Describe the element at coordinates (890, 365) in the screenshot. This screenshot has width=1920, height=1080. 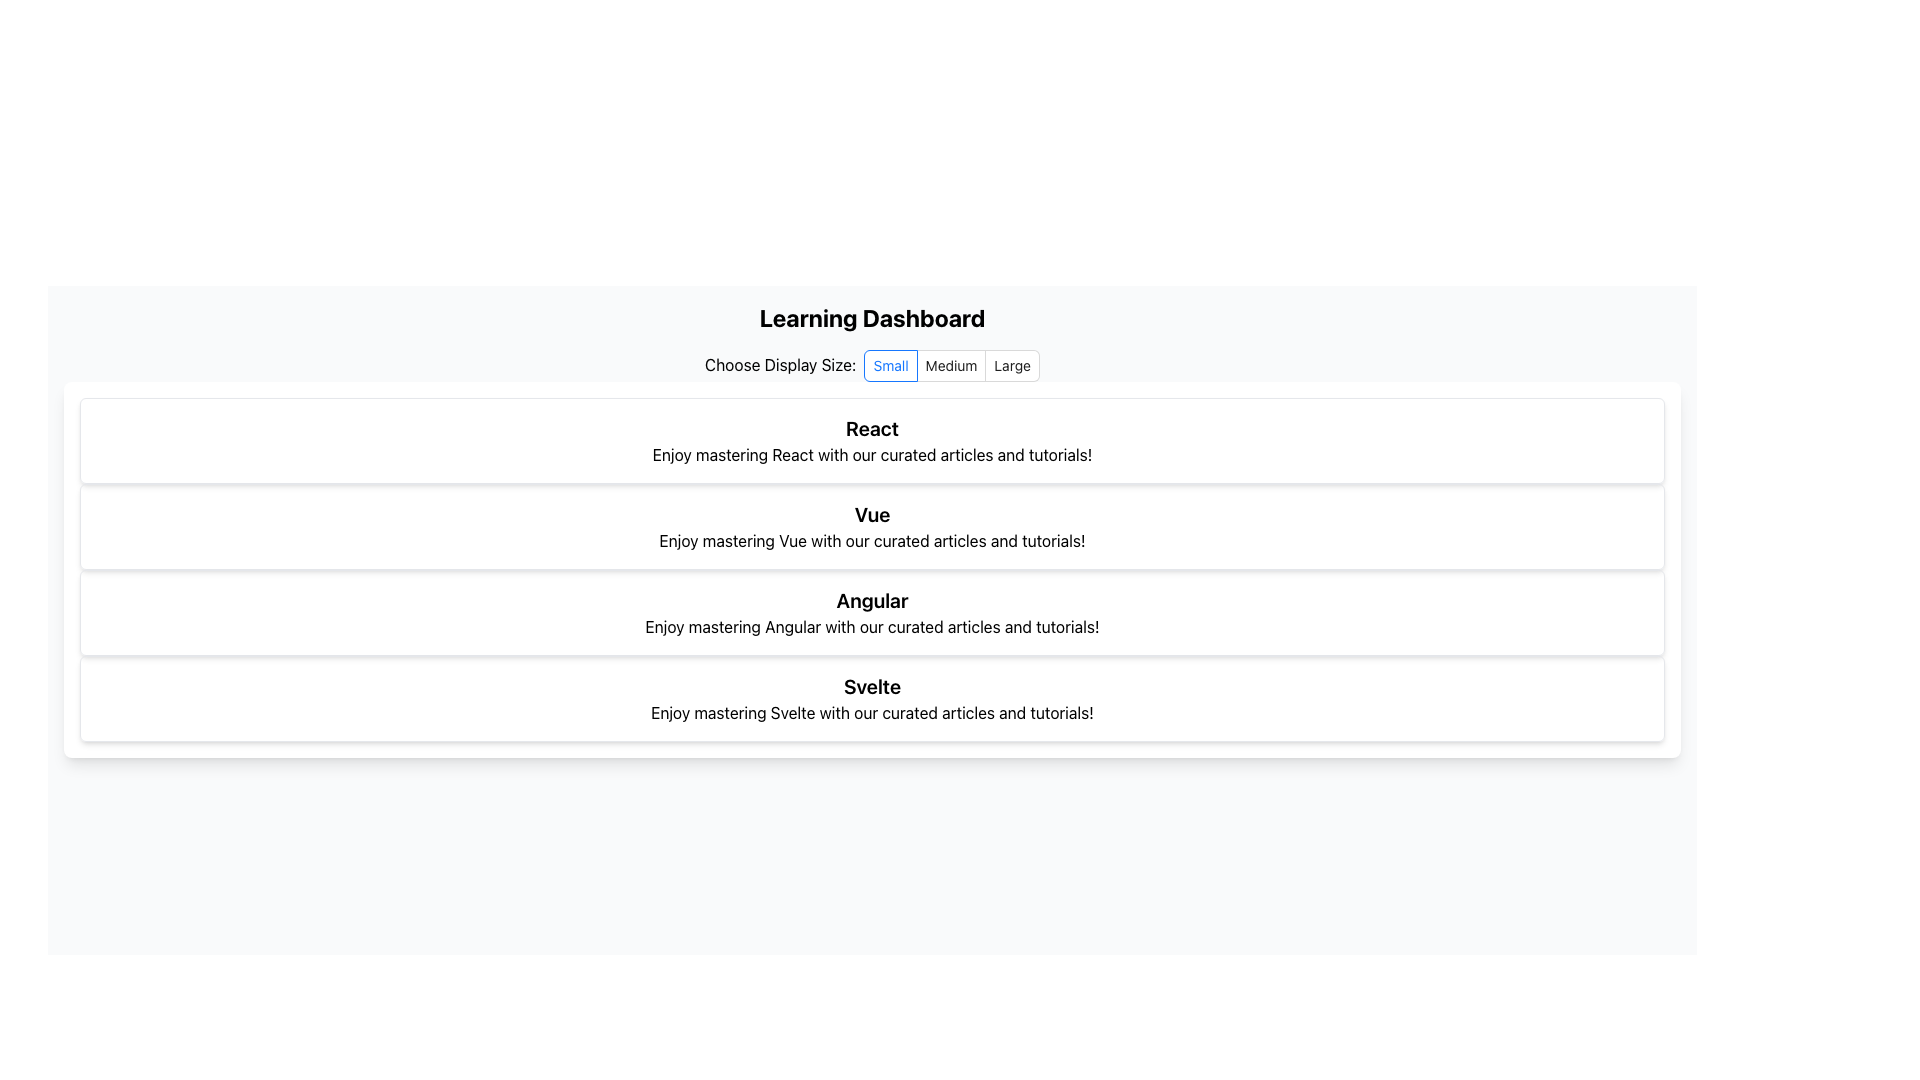
I see `the 'Small' display size label` at that location.